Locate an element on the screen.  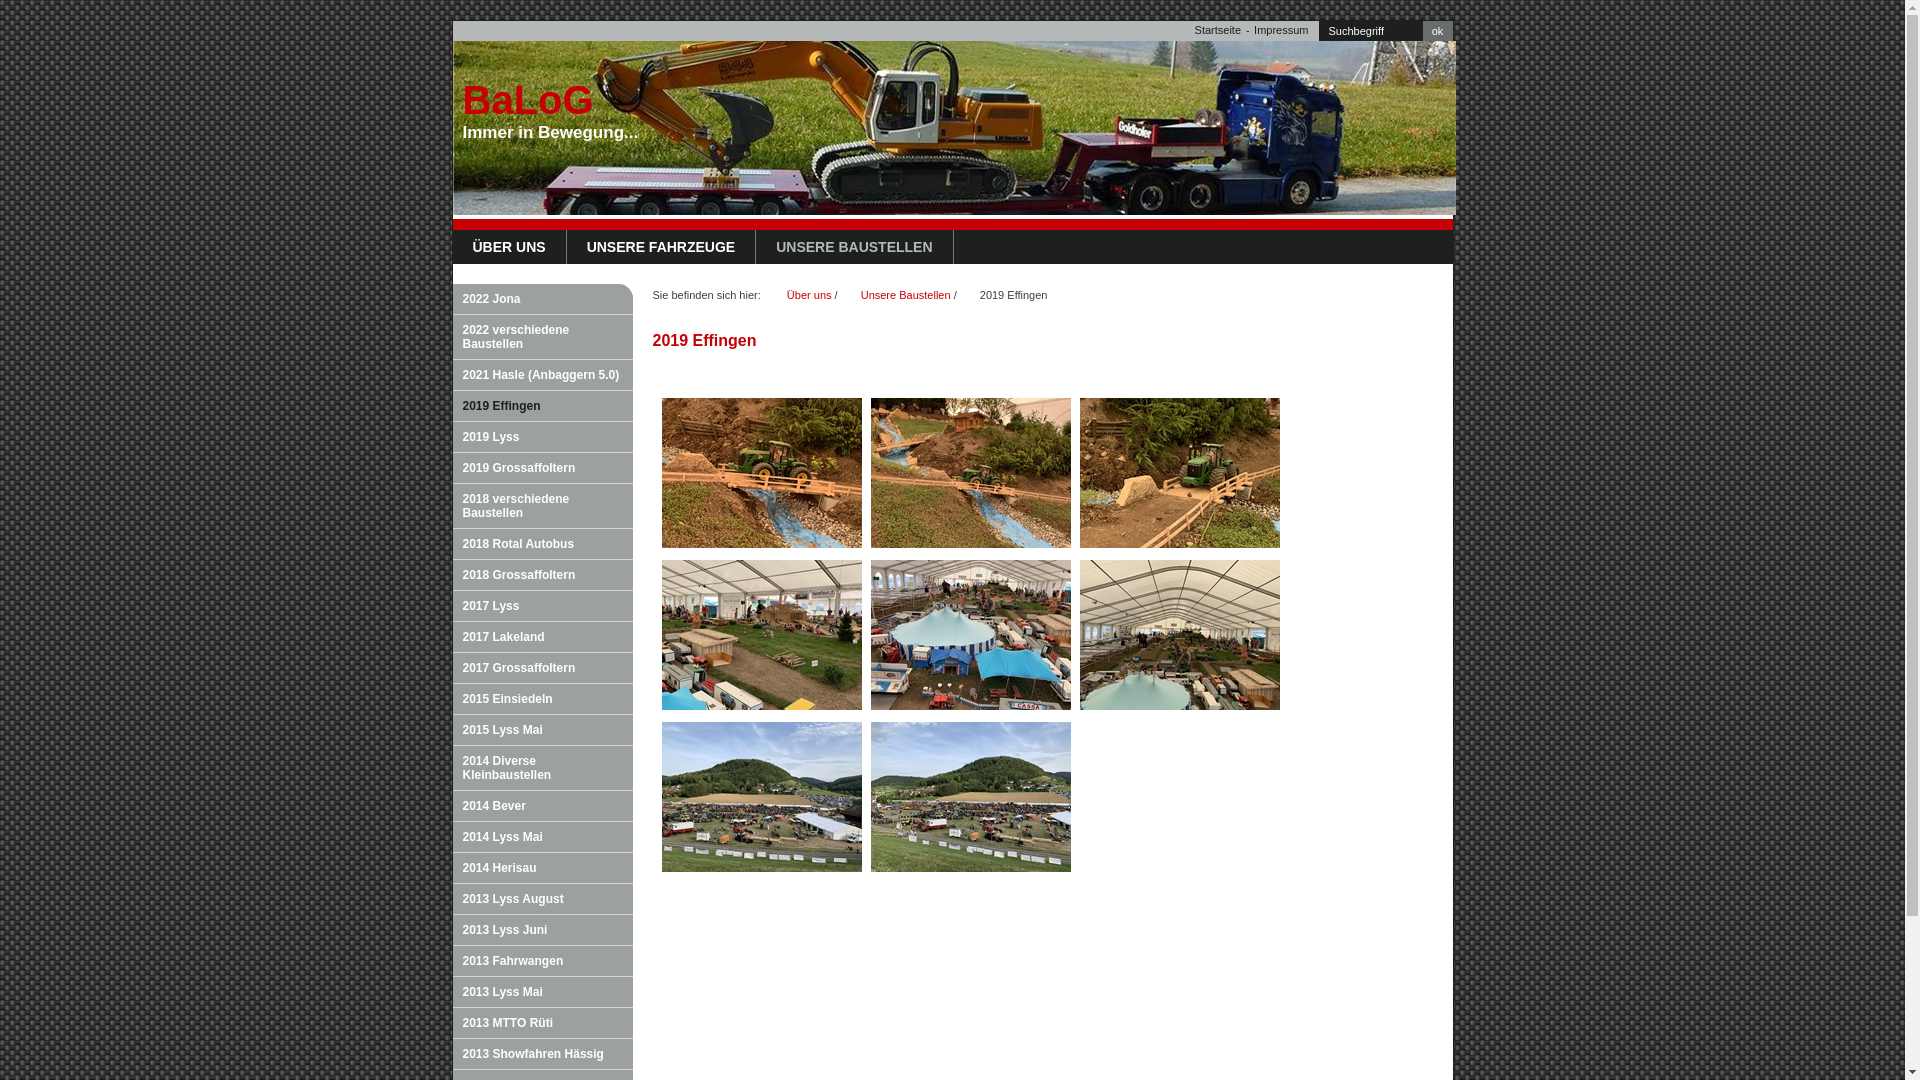
'2014 Lyss Mai' is located at coordinates (542, 837).